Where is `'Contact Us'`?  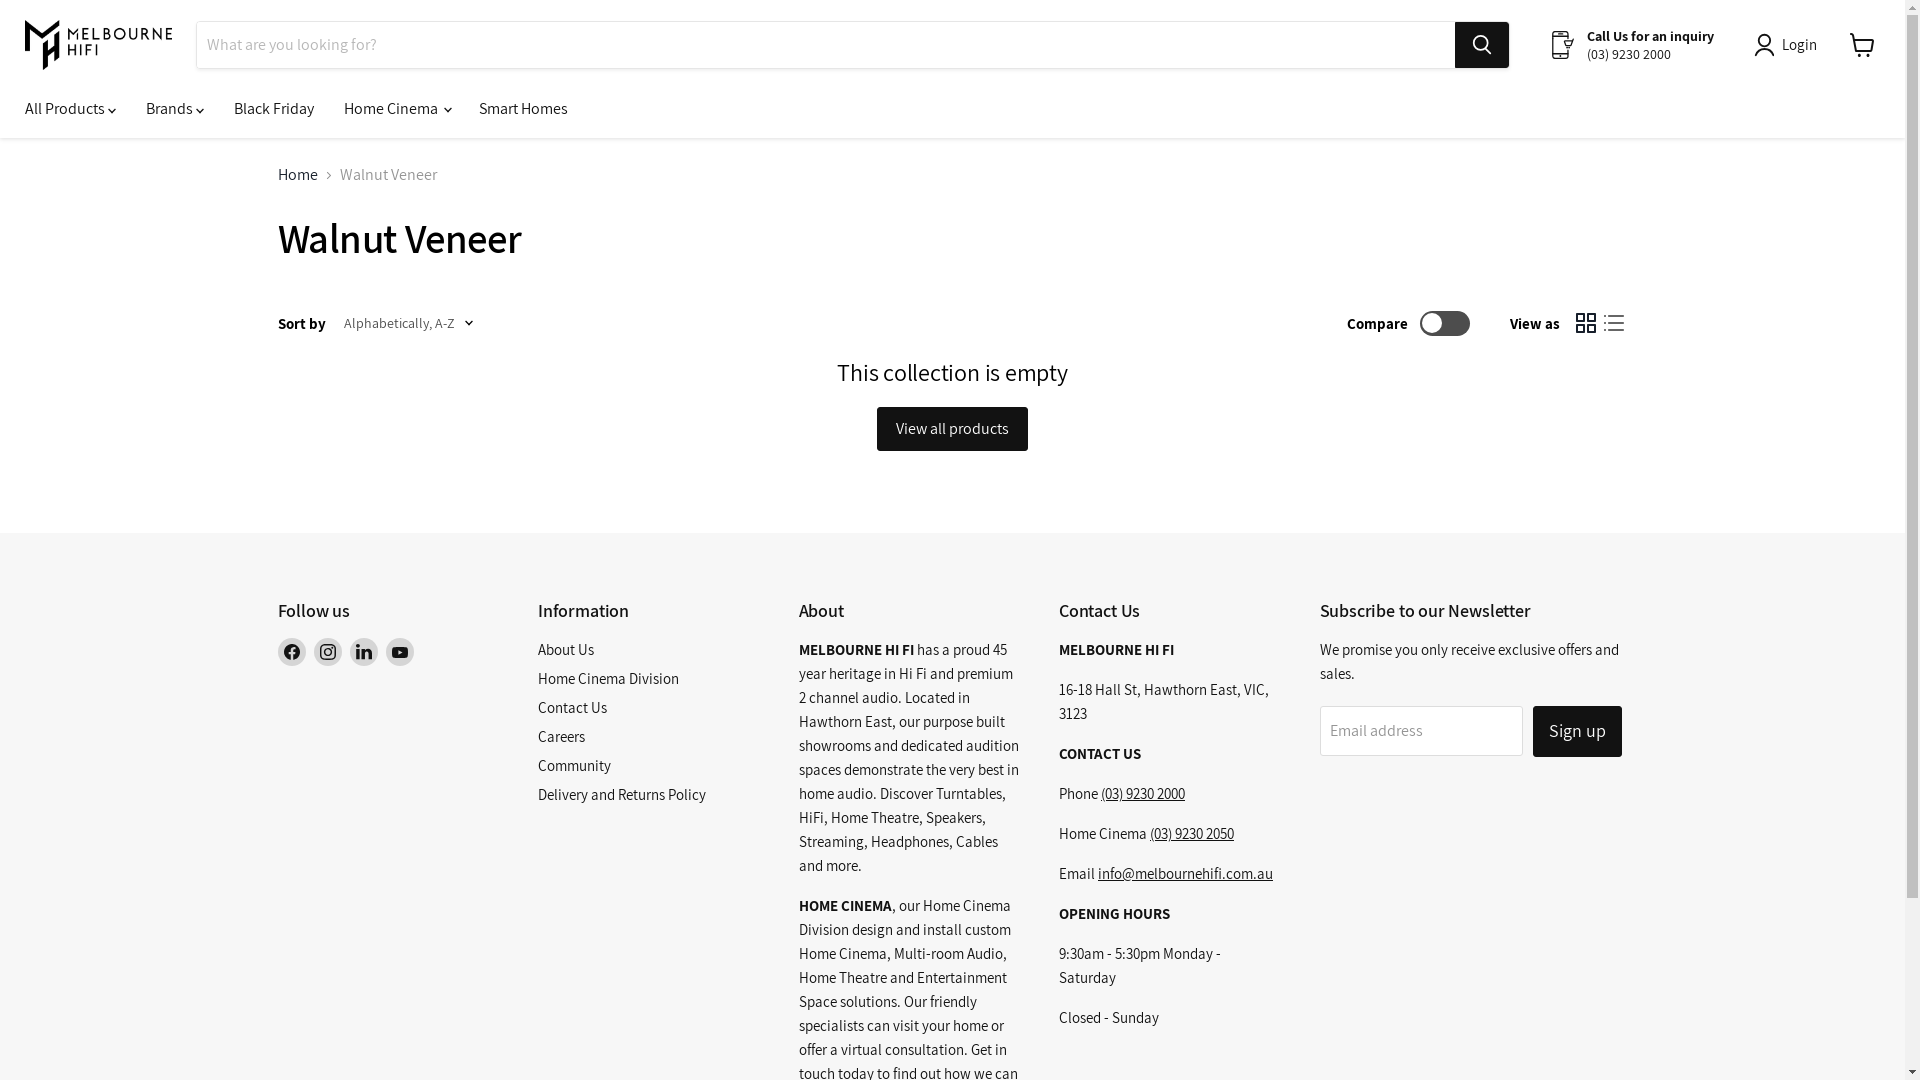
'Contact Us' is located at coordinates (571, 706).